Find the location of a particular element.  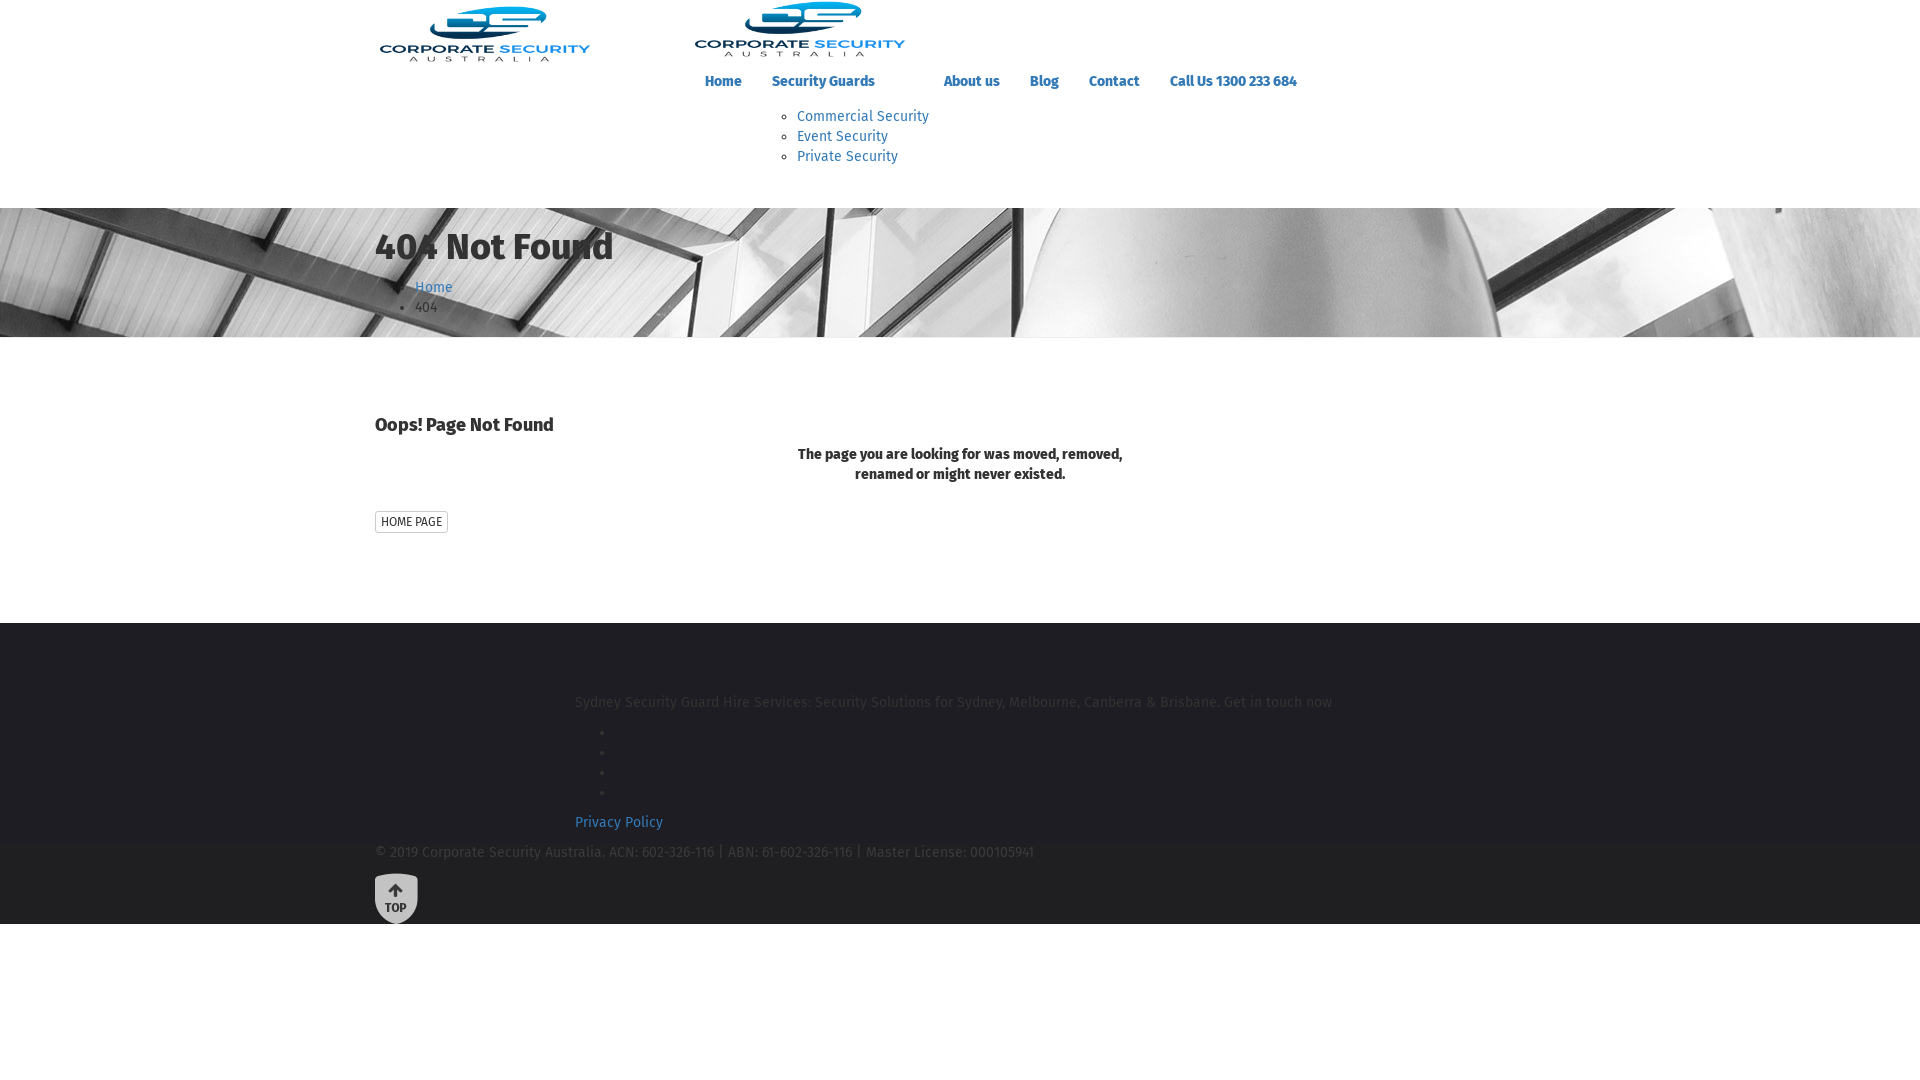

'About us' is located at coordinates (971, 80).